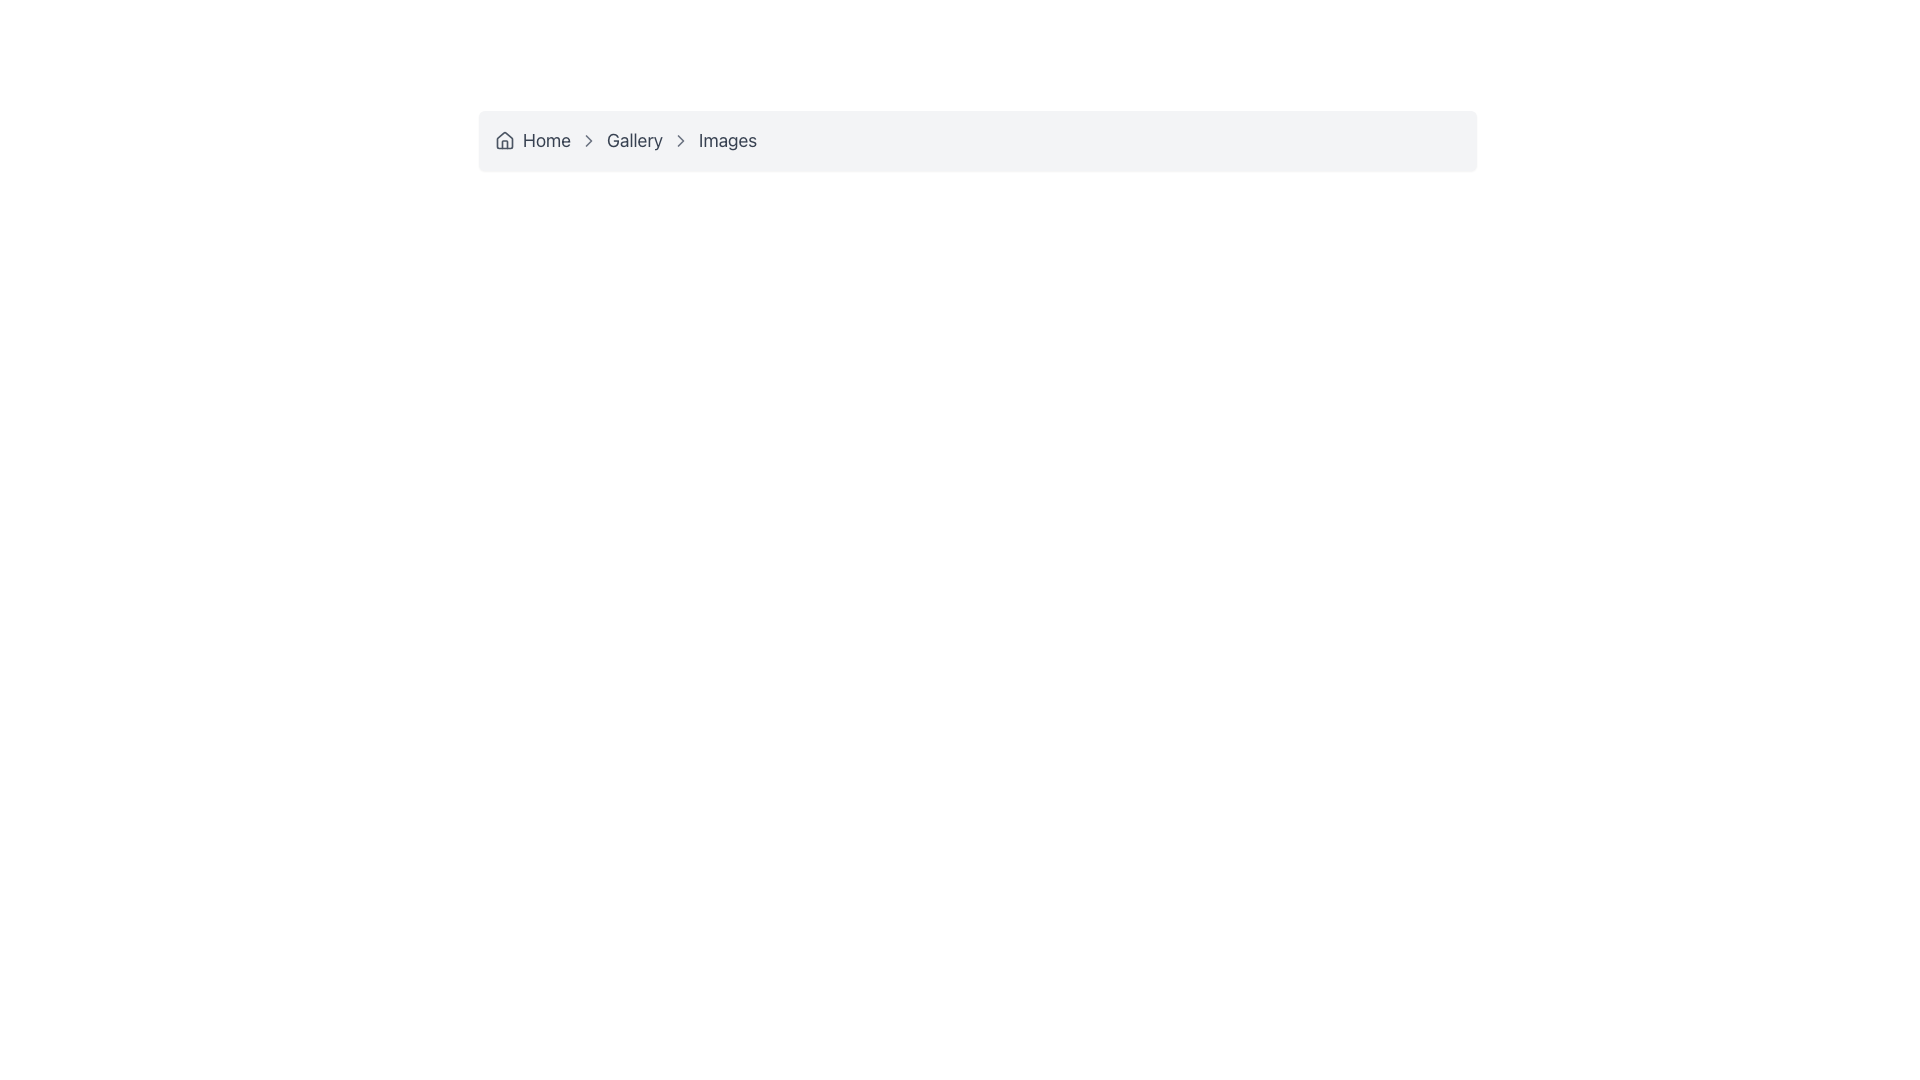 This screenshot has height=1080, width=1920. Describe the element at coordinates (634, 140) in the screenshot. I see `the 'Gallery' link in the breadcrumb navigation bar, which is styled with a blue hover effect and located between 'Home' and 'Images'` at that location.